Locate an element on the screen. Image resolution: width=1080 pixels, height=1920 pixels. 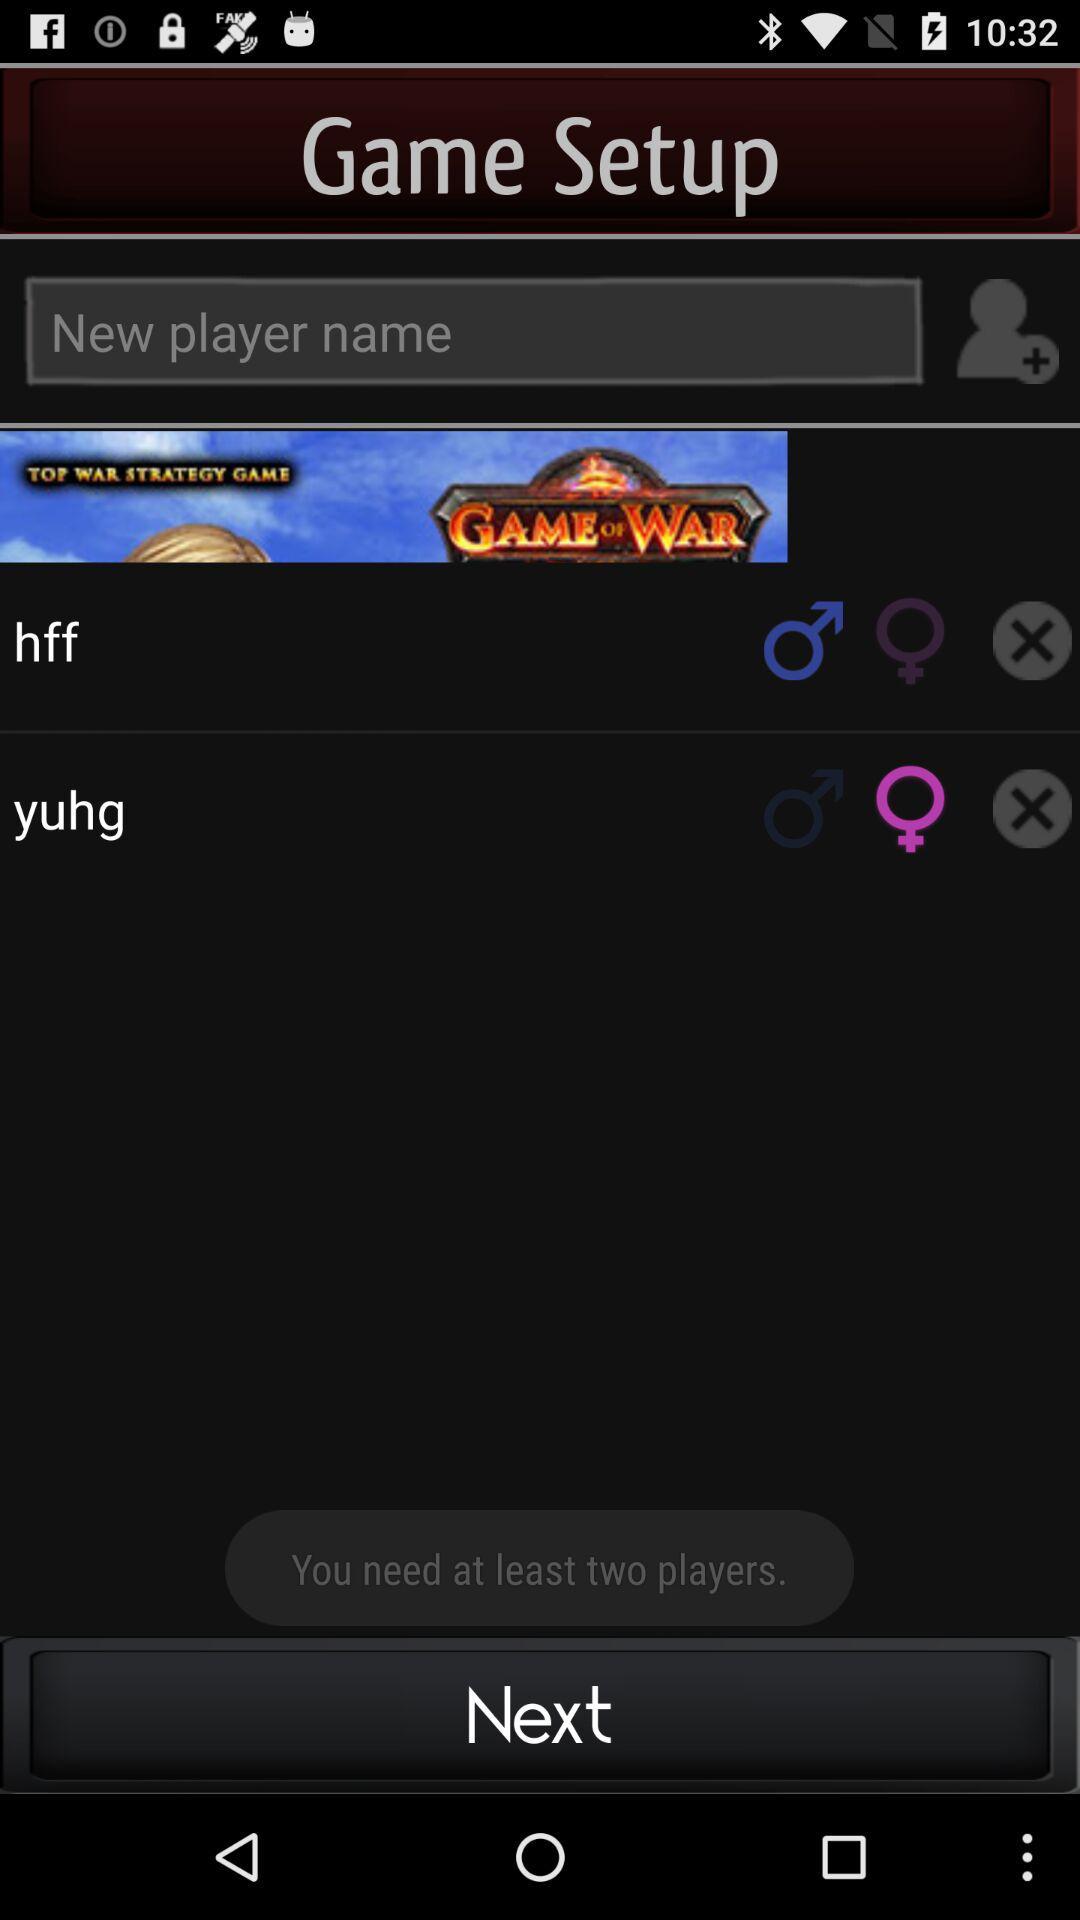
new player is located at coordinates (1006, 331).